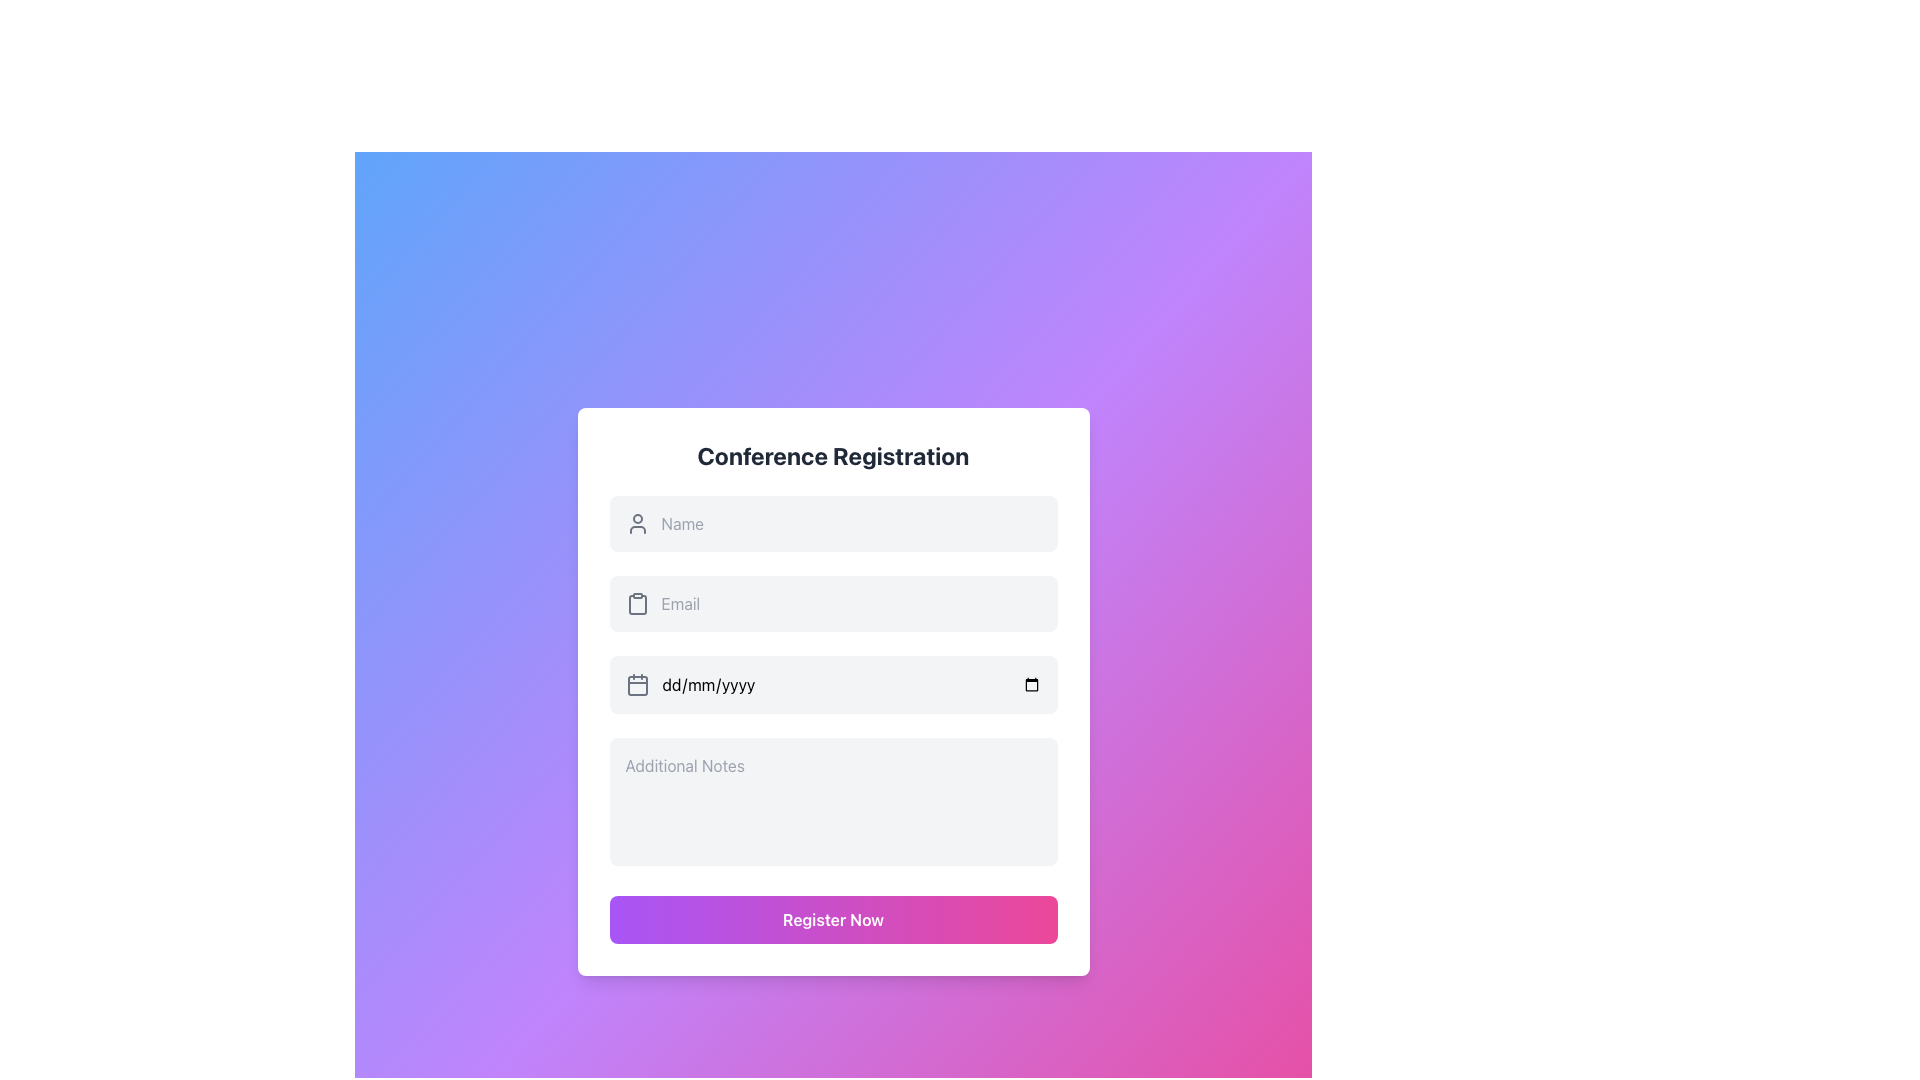 This screenshot has height=1080, width=1920. Describe the element at coordinates (833, 920) in the screenshot. I see `the submission button for the registration form` at that location.